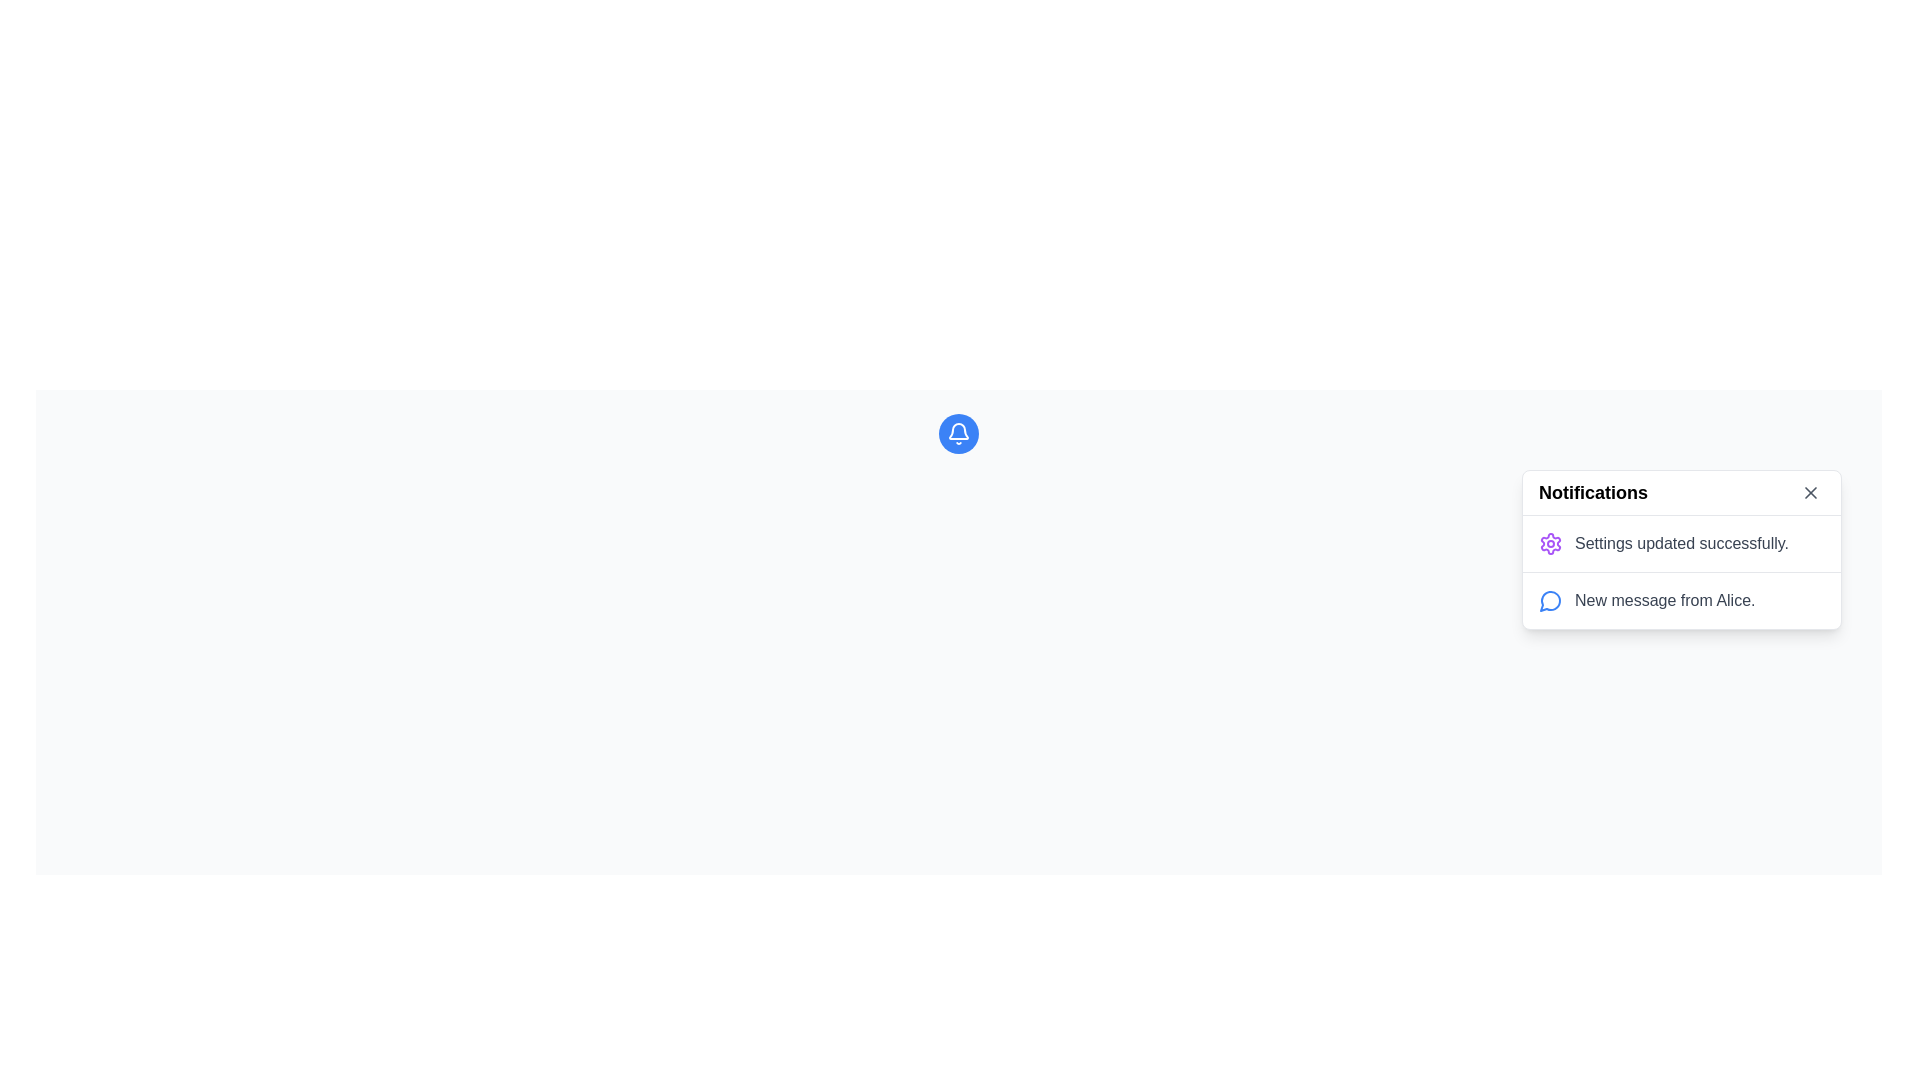 The image size is (1920, 1080). I want to click on the close icon in the upper-right corner of the notification panel, so click(1810, 493).